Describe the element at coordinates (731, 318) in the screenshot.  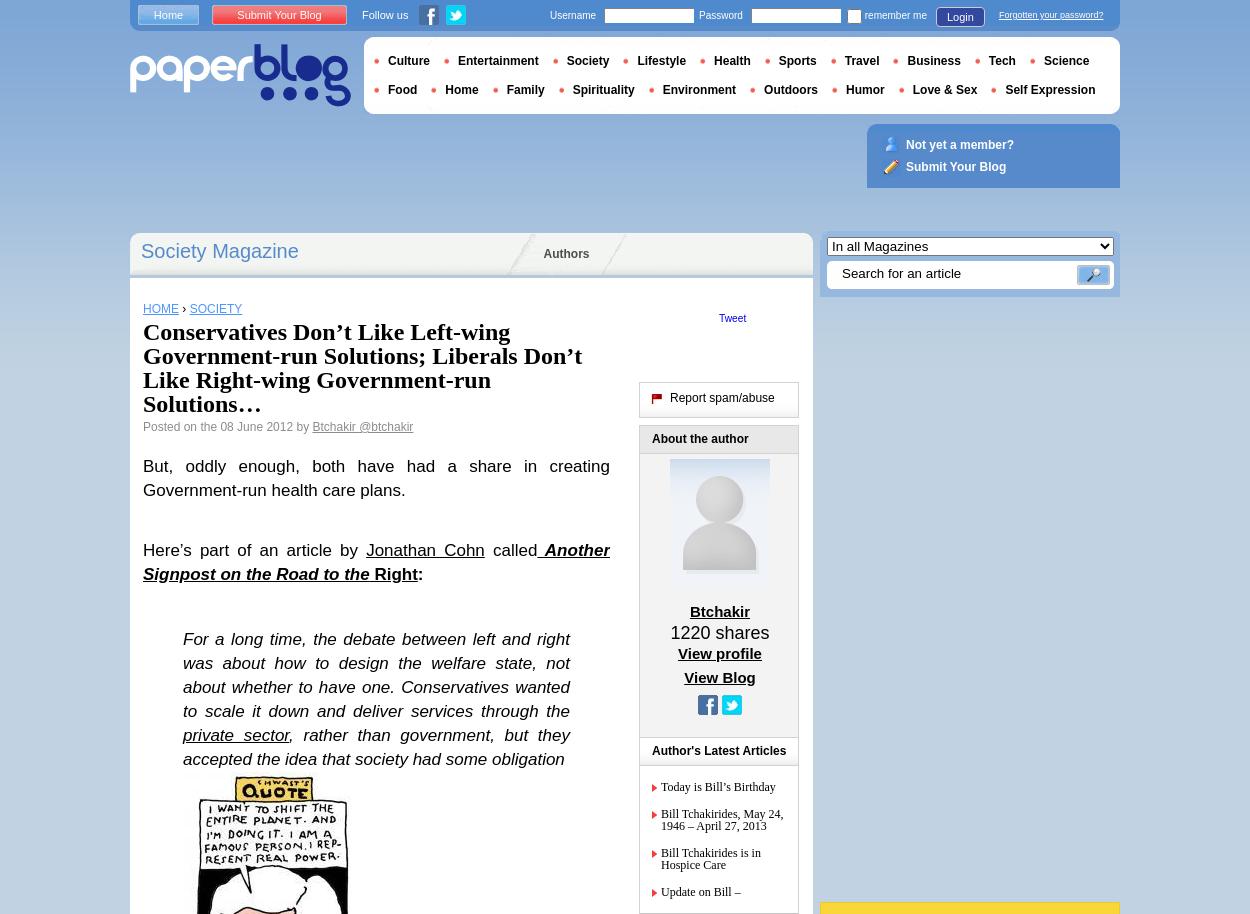
I see `'Tweet'` at that location.